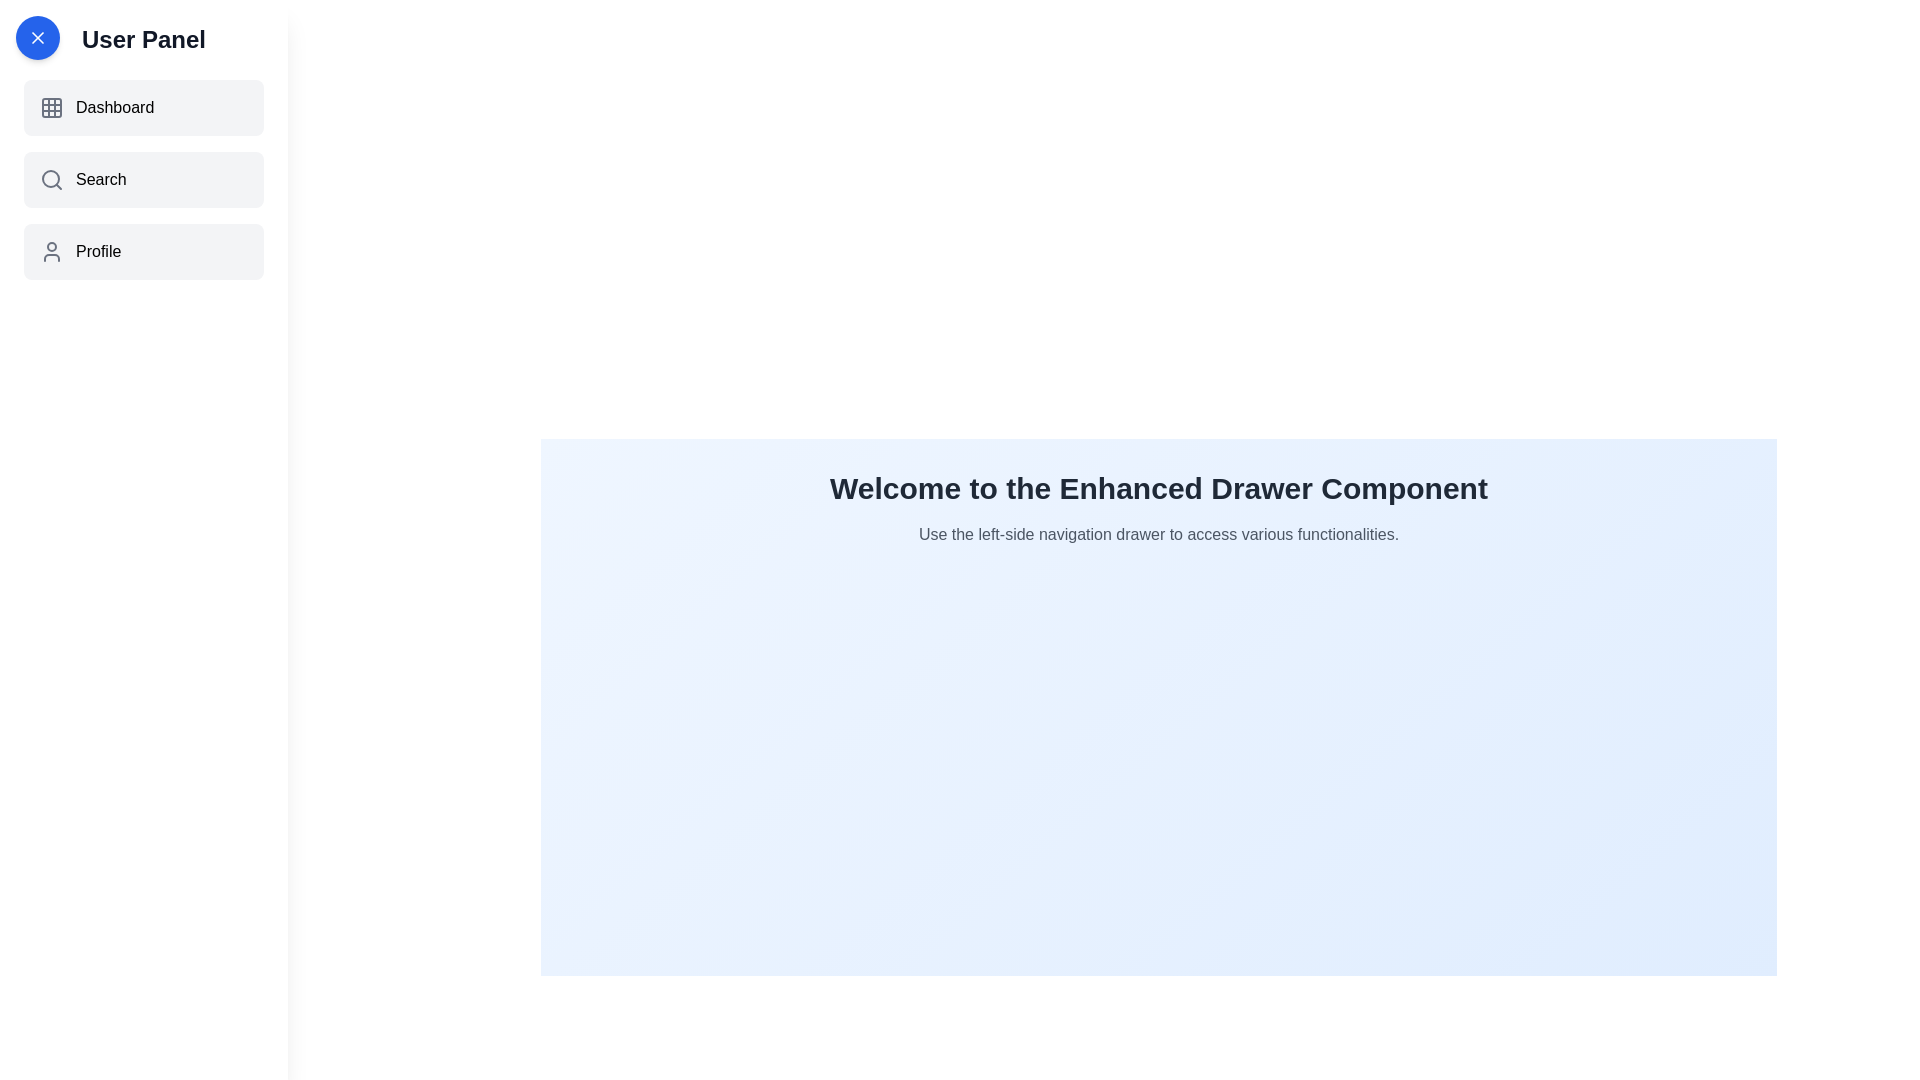 This screenshot has height=1080, width=1920. Describe the element at coordinates (143, 108) in the screenshot. I see `the first item in the vertical navigation menu located in the left sidebar` at that location.